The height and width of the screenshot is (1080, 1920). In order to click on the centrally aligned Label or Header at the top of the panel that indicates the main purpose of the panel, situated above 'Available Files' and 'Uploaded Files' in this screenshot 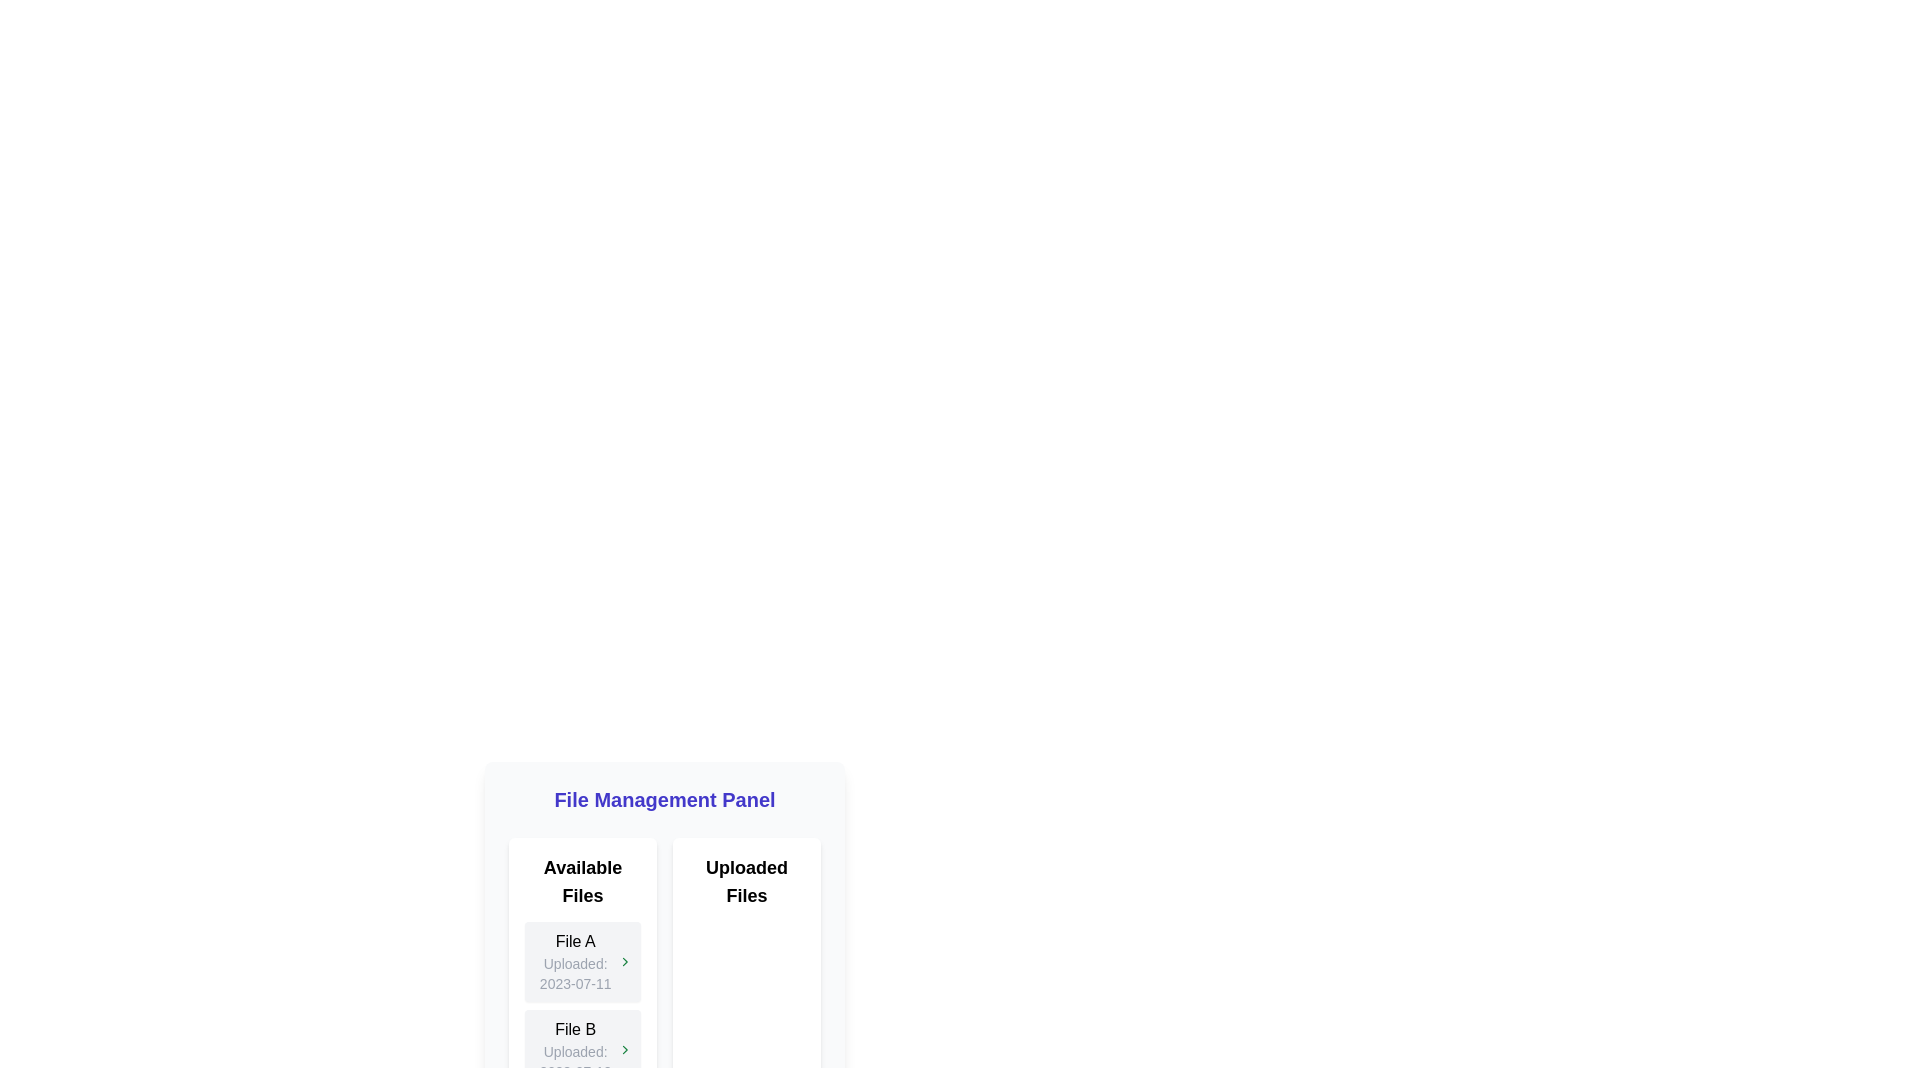, I will do `click(665, 798)`.